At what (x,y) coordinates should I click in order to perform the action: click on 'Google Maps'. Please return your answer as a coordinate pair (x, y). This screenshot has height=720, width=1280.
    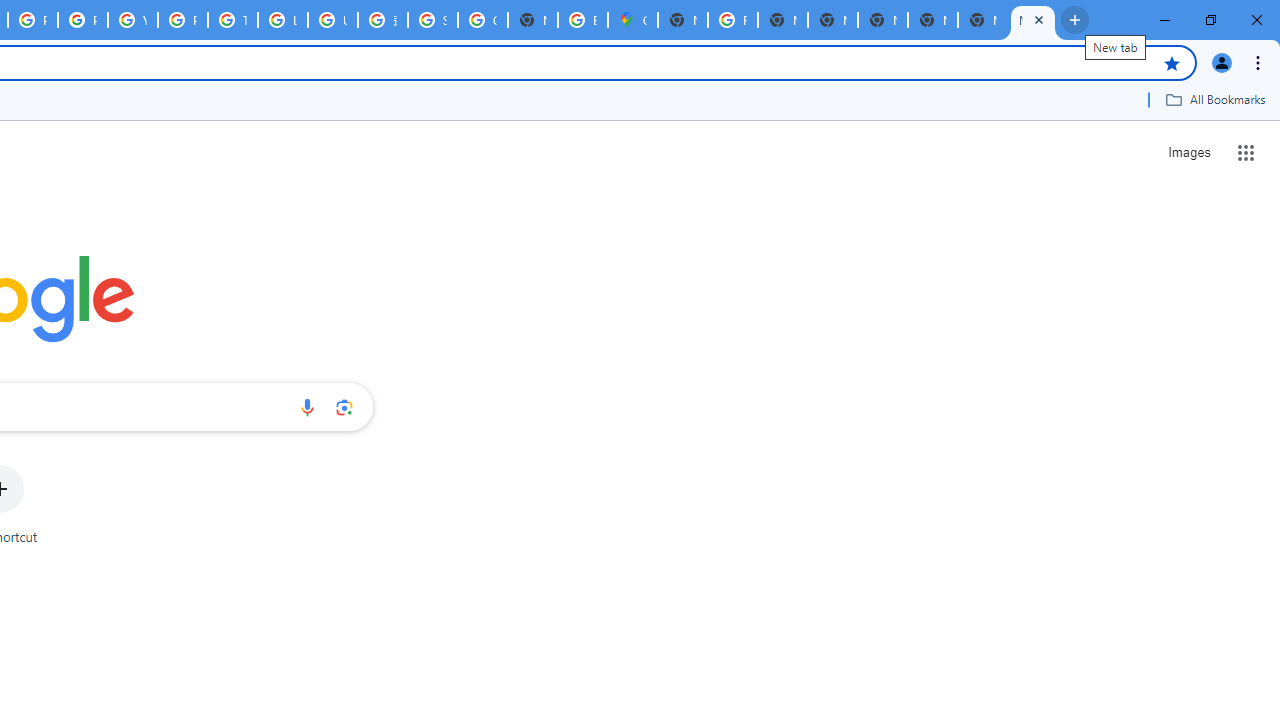
    Looking at the image, I should click on (631, 20).